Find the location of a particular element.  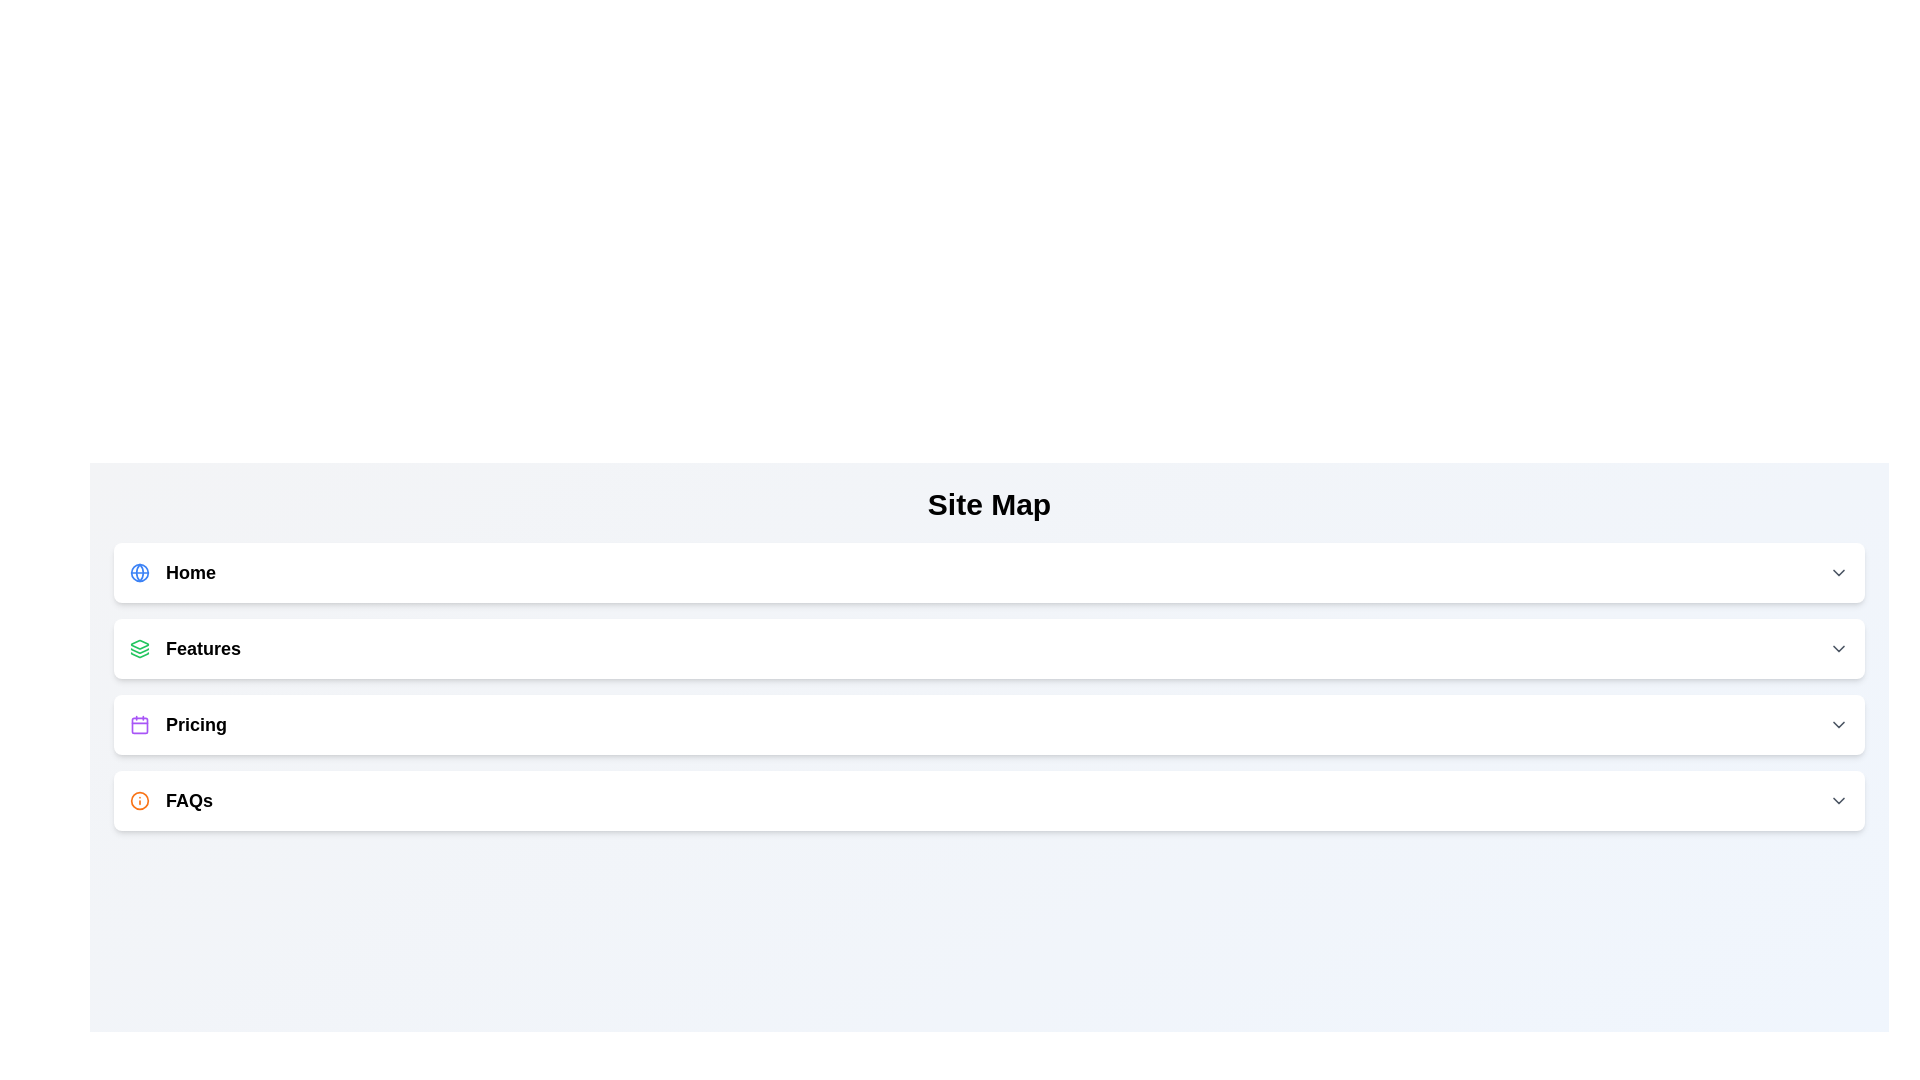

the innermost circular part of the globe icon that enhances the visual representation of the 'Home' menu item is located at coordinates (138, 573).